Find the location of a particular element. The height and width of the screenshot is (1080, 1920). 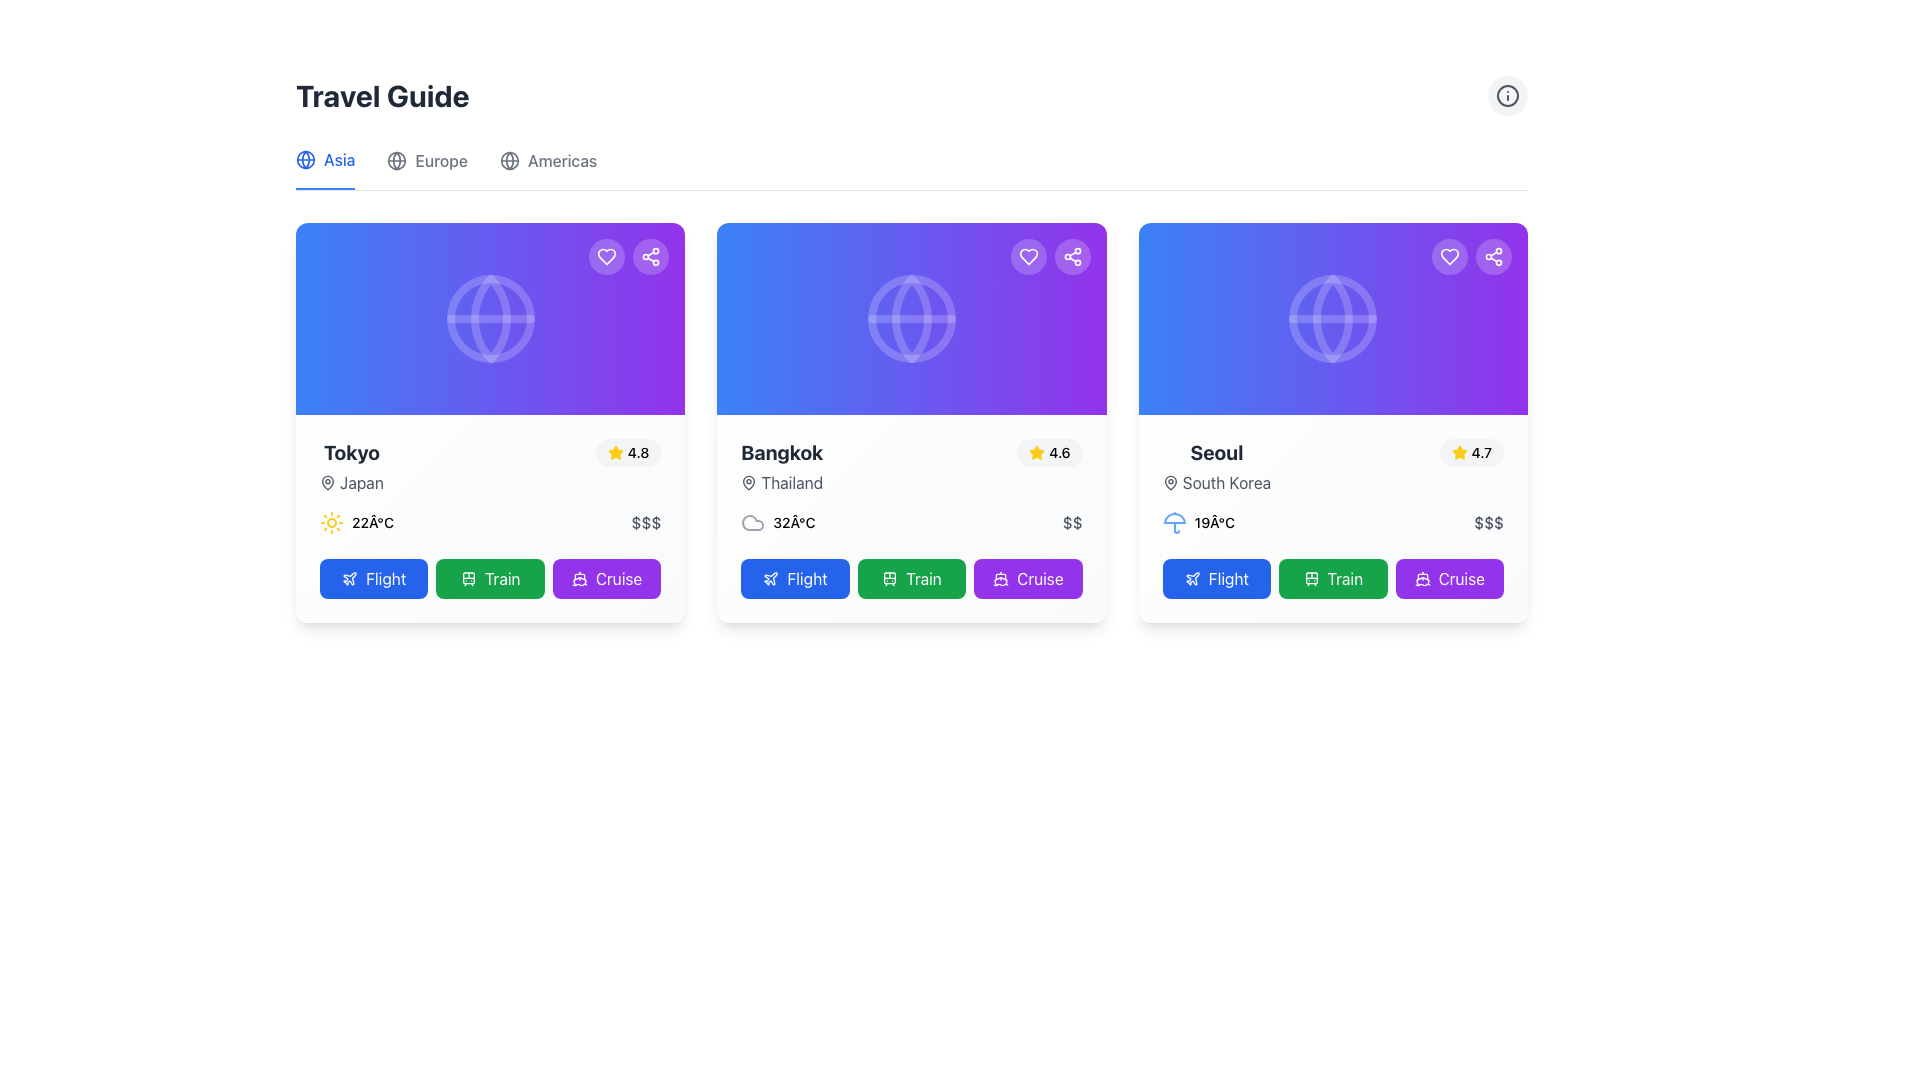

the circular button with a semi-transparent white background and a white heart icon located in the upper-right corner of the 'Seoul' destination card to mark the destination as a favorite is located at coordinates (1449, 256).